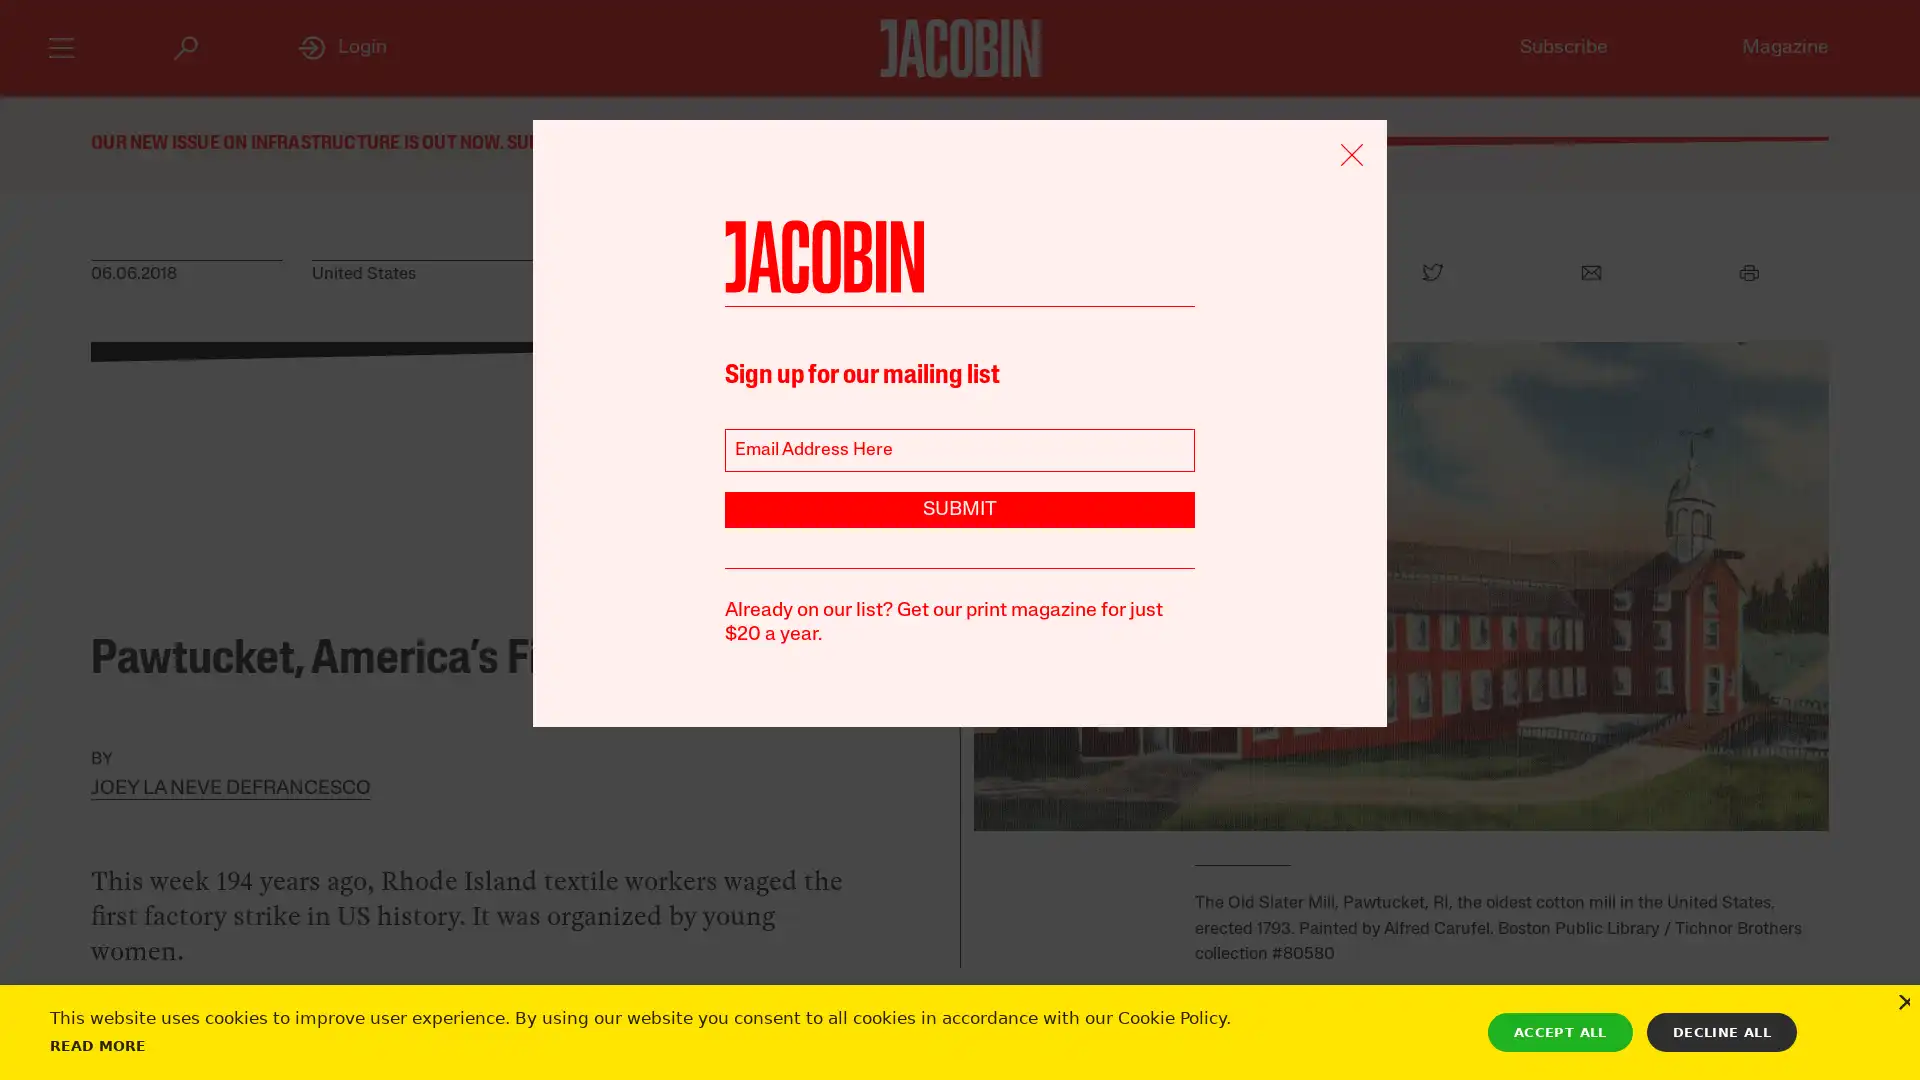  What do you see at coordinates (1272, 272) in the screenshot?
I see `Facebook Icon` at bounding box center [1272, 272].